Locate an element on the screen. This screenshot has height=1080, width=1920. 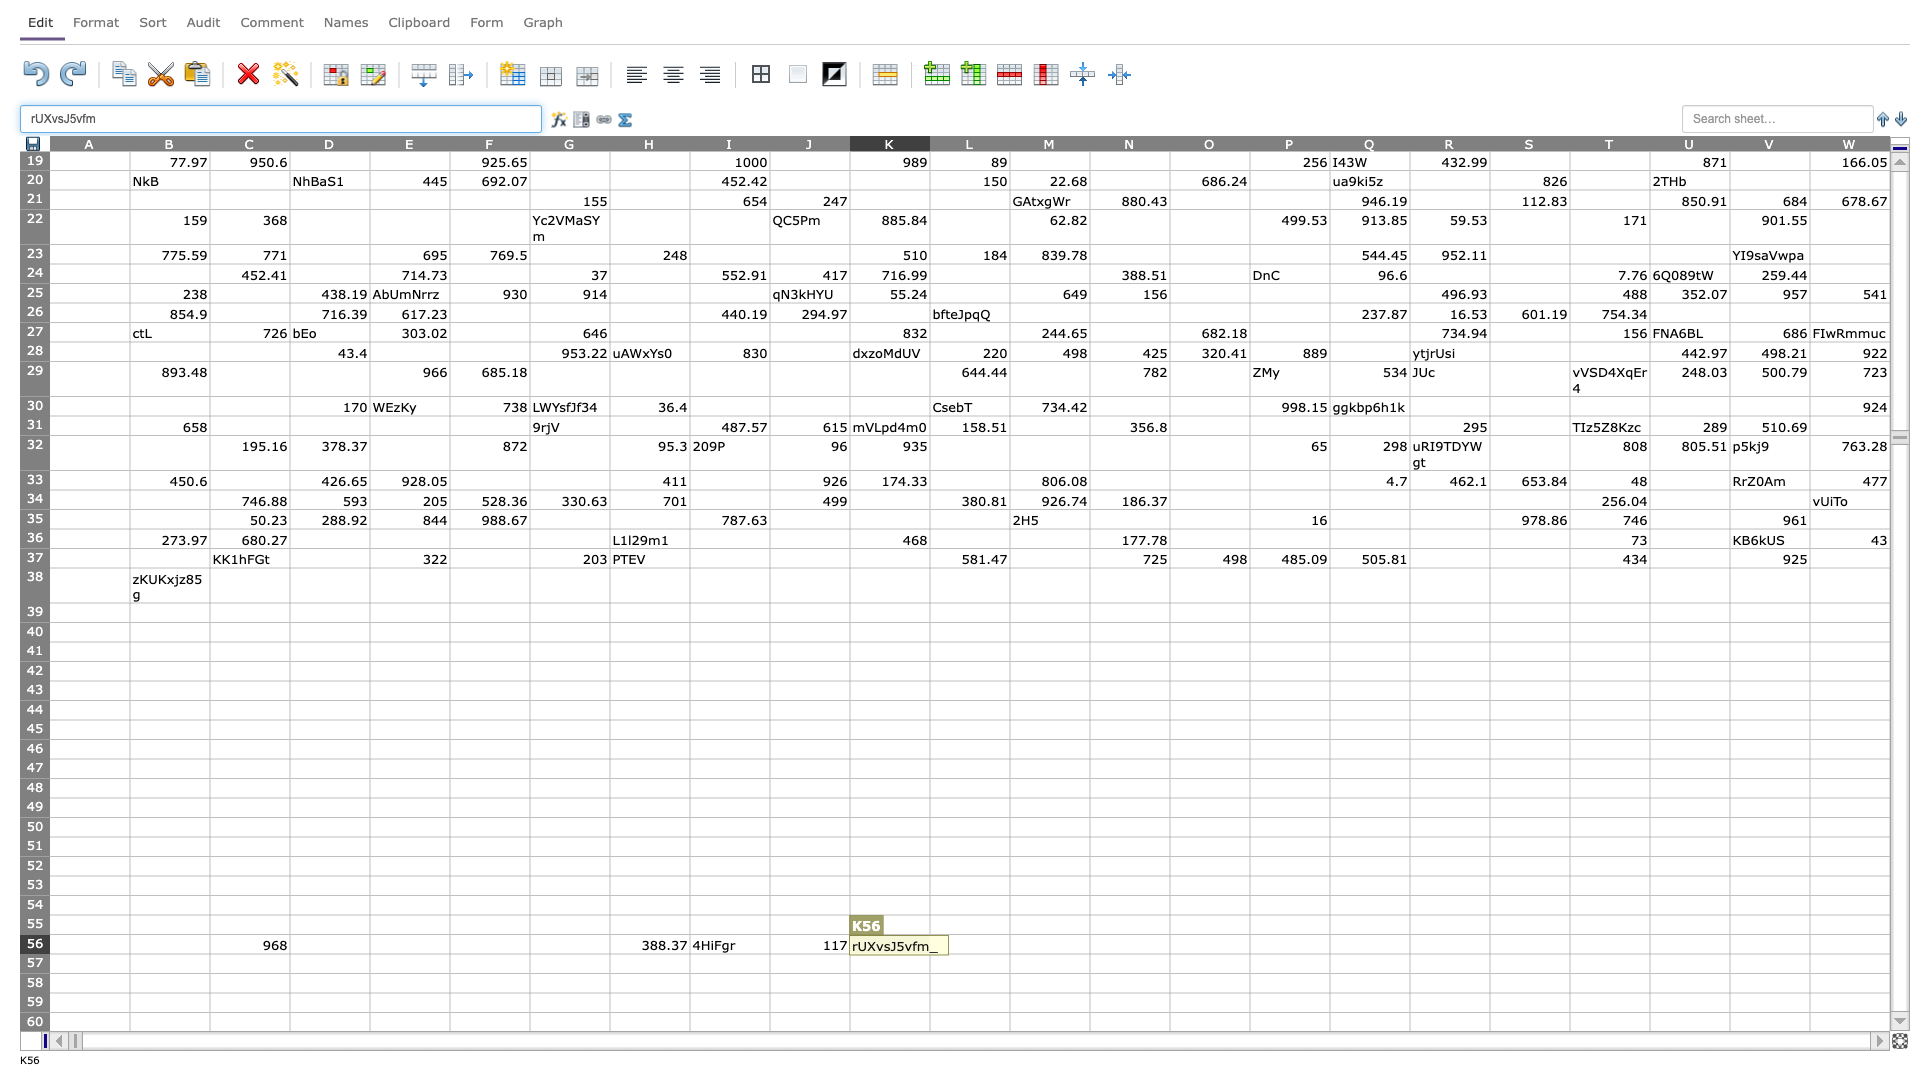
N-56 is located at coordinates (1129, 944).